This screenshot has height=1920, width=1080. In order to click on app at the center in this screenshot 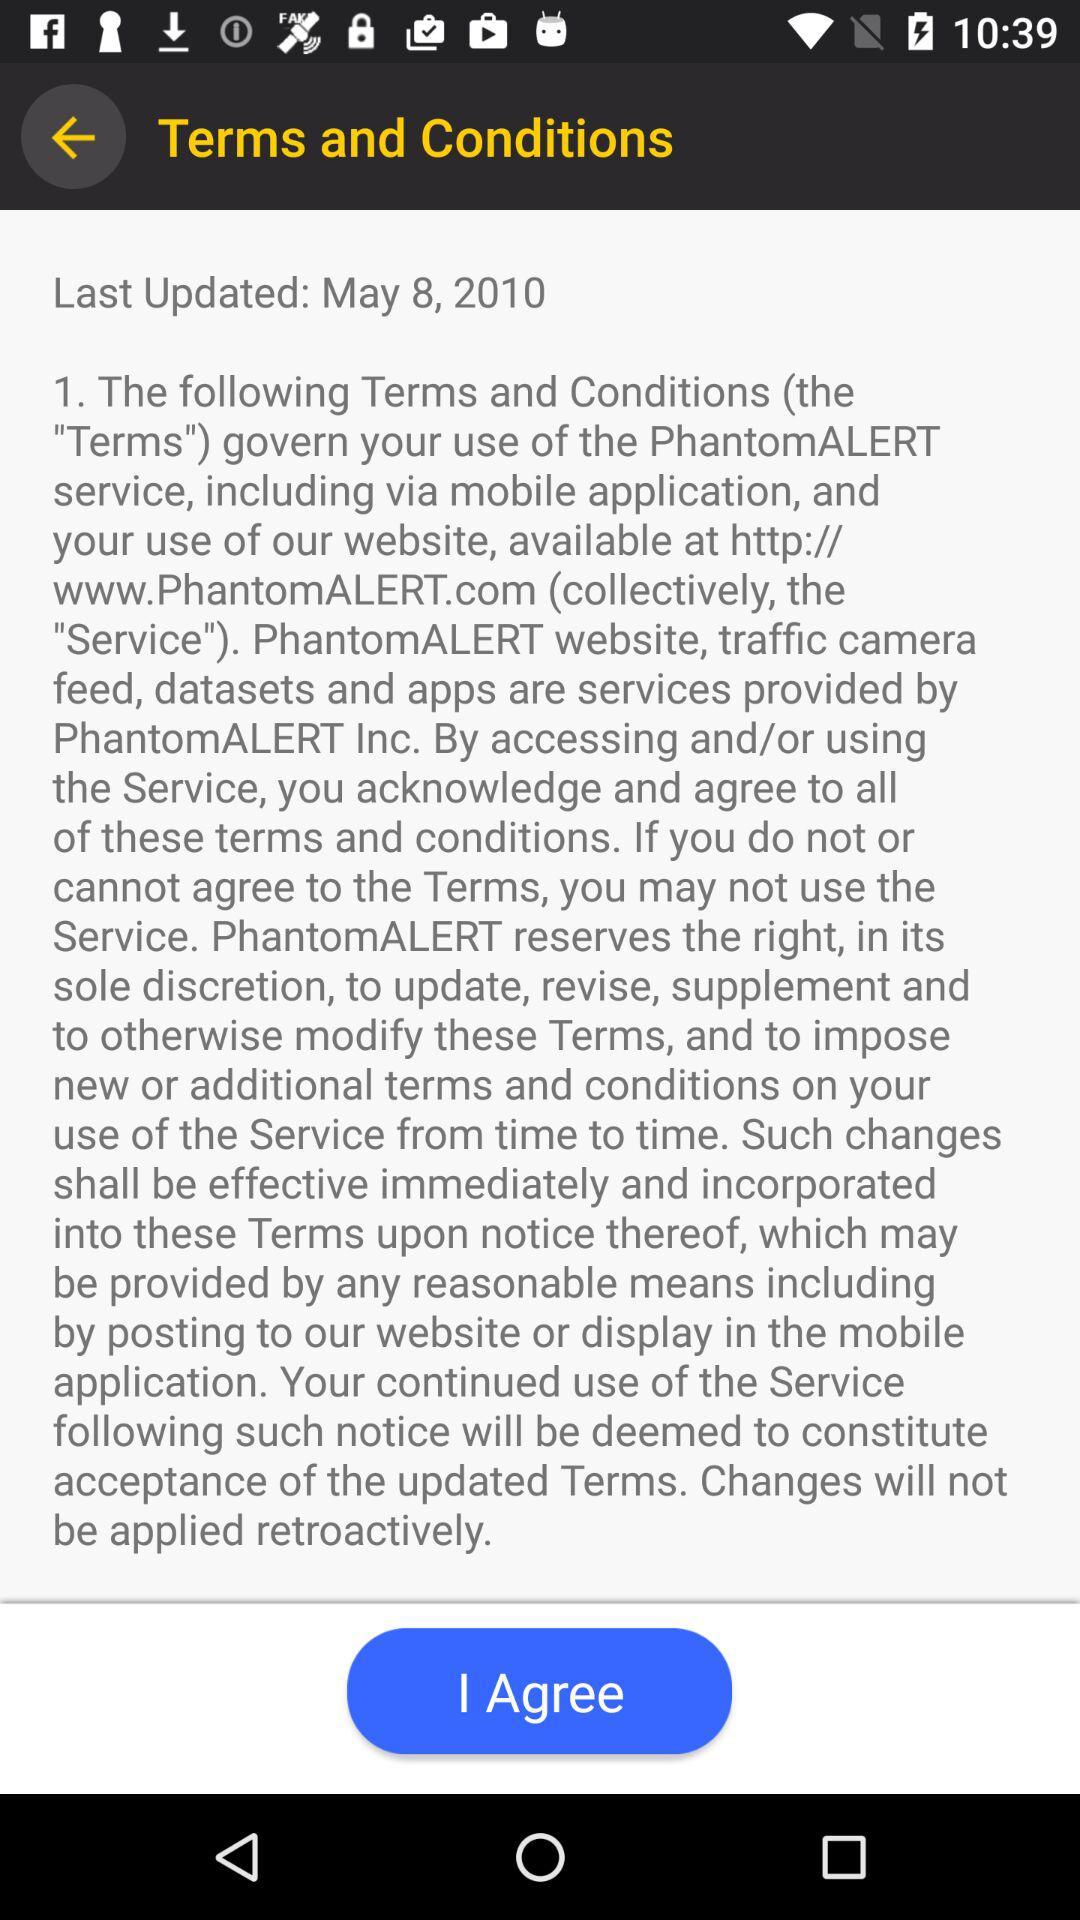, I will do `click(540, 1002)`.